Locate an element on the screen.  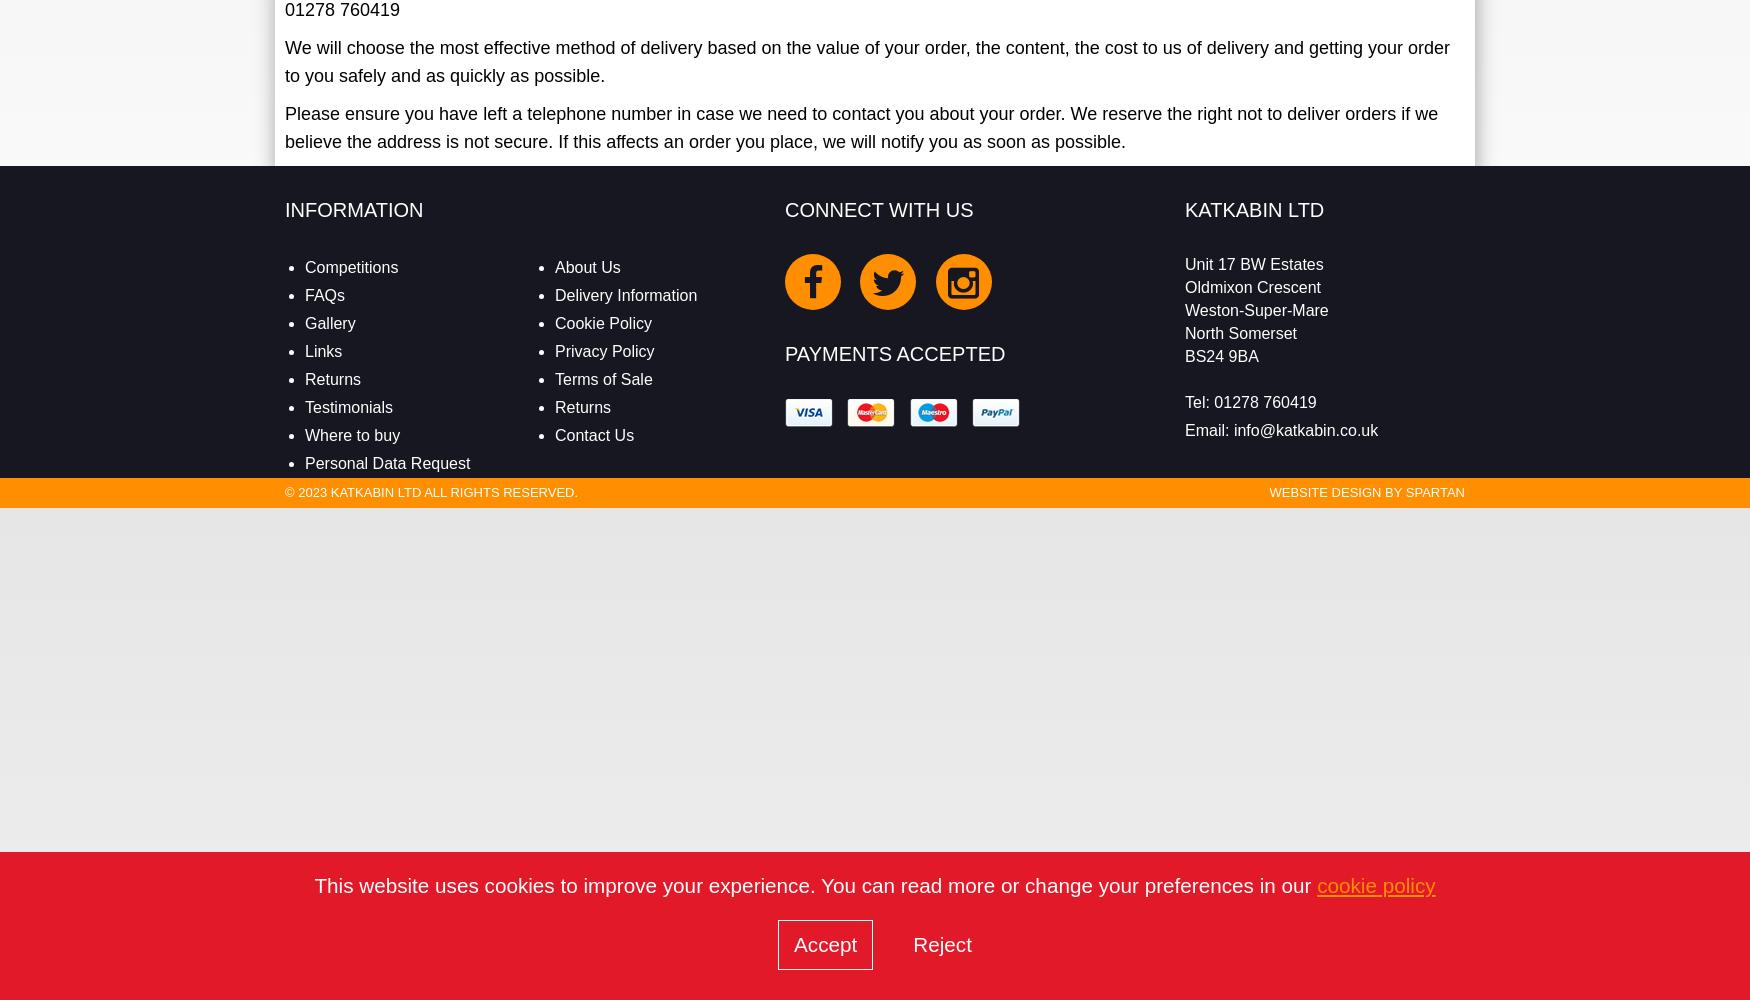
'About Us' is located at coordinates (587, 267).